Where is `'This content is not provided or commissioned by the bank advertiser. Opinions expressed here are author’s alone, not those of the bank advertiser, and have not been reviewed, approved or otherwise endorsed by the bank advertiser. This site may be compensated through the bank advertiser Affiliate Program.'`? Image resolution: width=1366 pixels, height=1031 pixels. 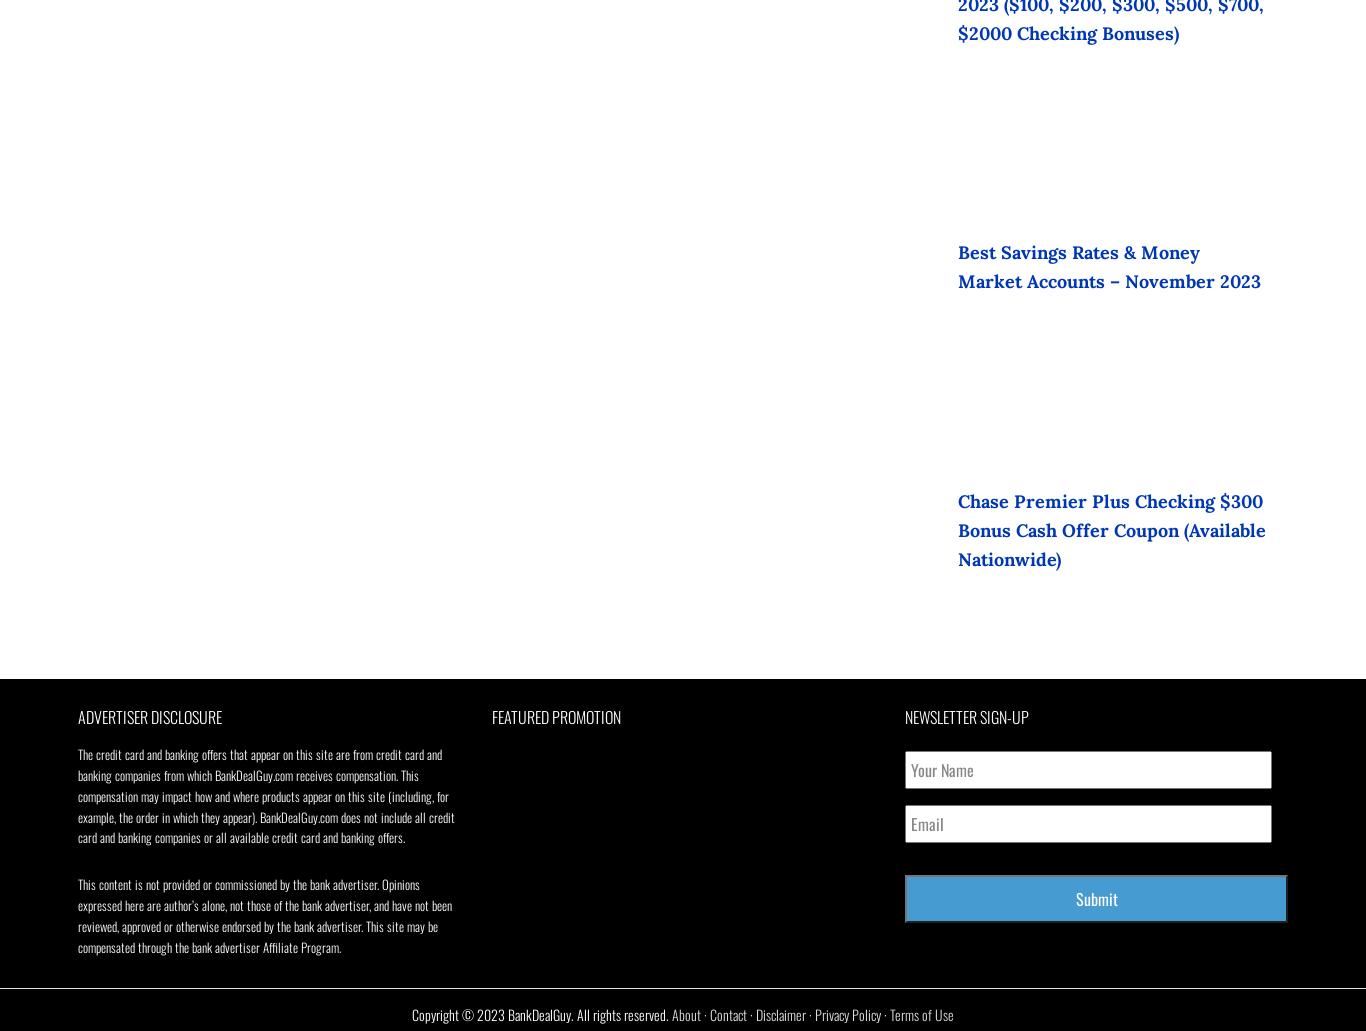
'This content is not provided or commissioned by the bank advertiser. Opinions expressed here are author’s alone, not those of the bank advertiser, and have not been reviewed, approved or otherwise endorsed by the bank advertiser. This site may be compensated through the bank advertiser Affiliate Program.' is located at coordinates (265, 915).